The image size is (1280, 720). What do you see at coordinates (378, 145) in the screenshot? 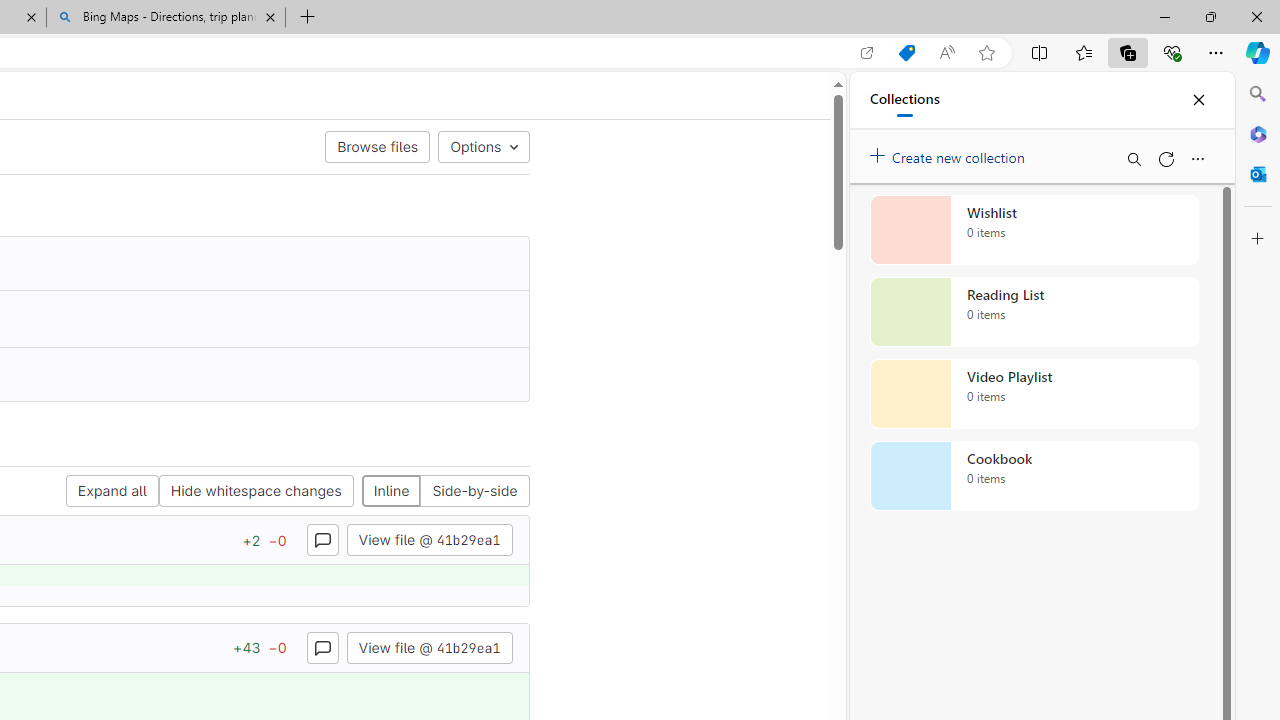
I see `'Browse files'` at bounding box center [378, 145].